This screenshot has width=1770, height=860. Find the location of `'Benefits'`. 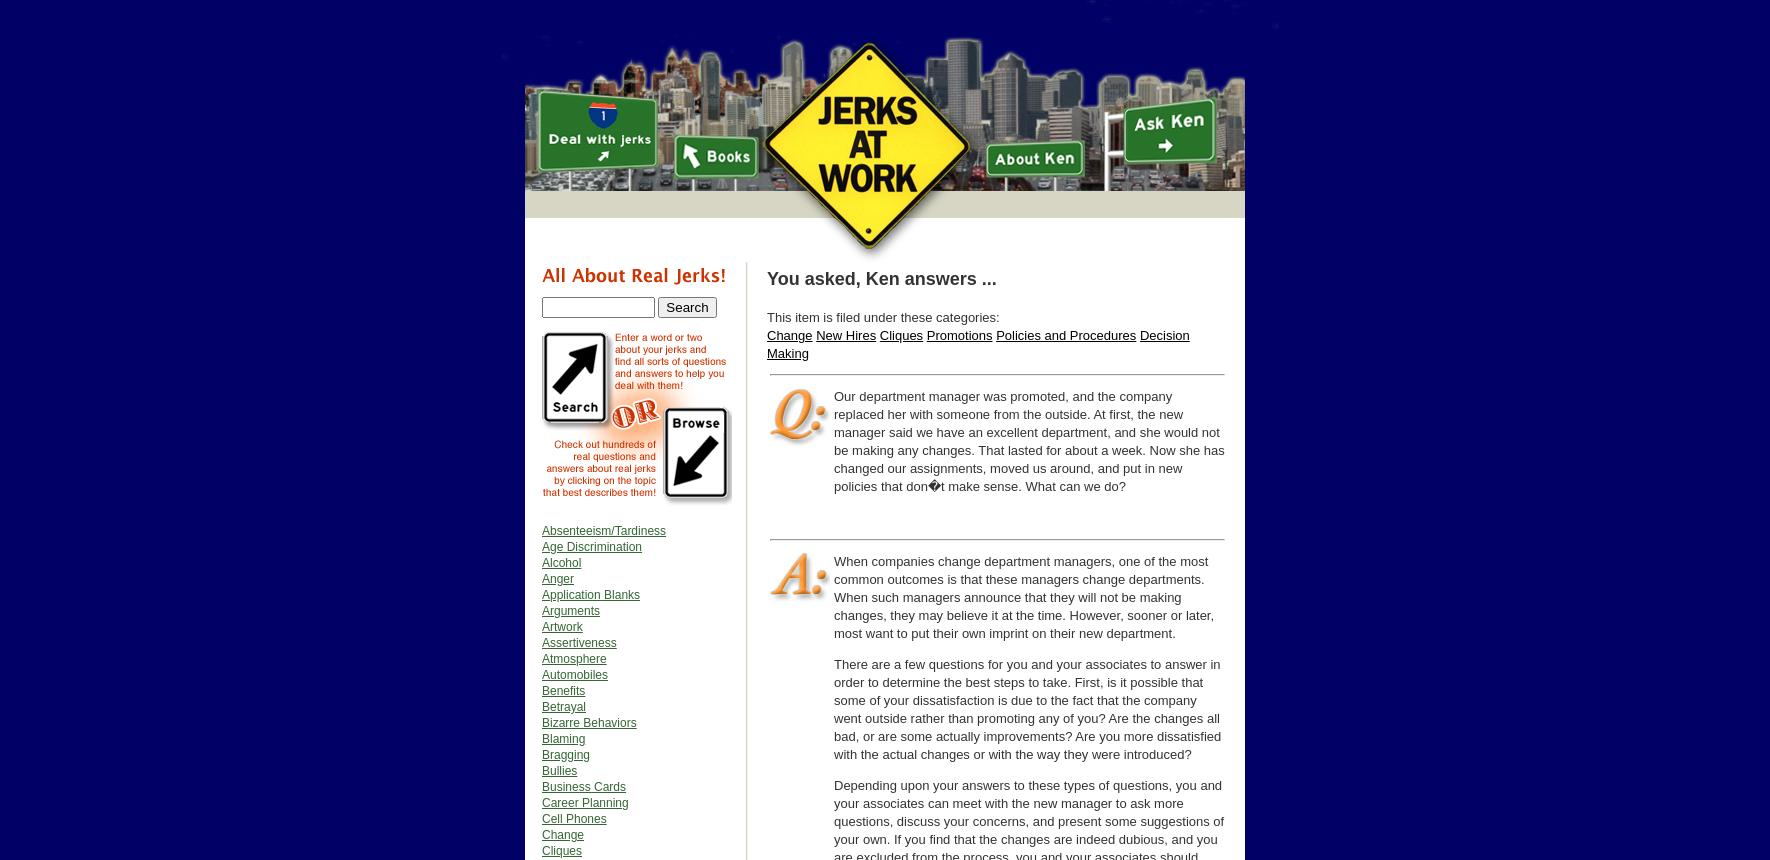

'Benefits' is located at coordinates (563, 691).